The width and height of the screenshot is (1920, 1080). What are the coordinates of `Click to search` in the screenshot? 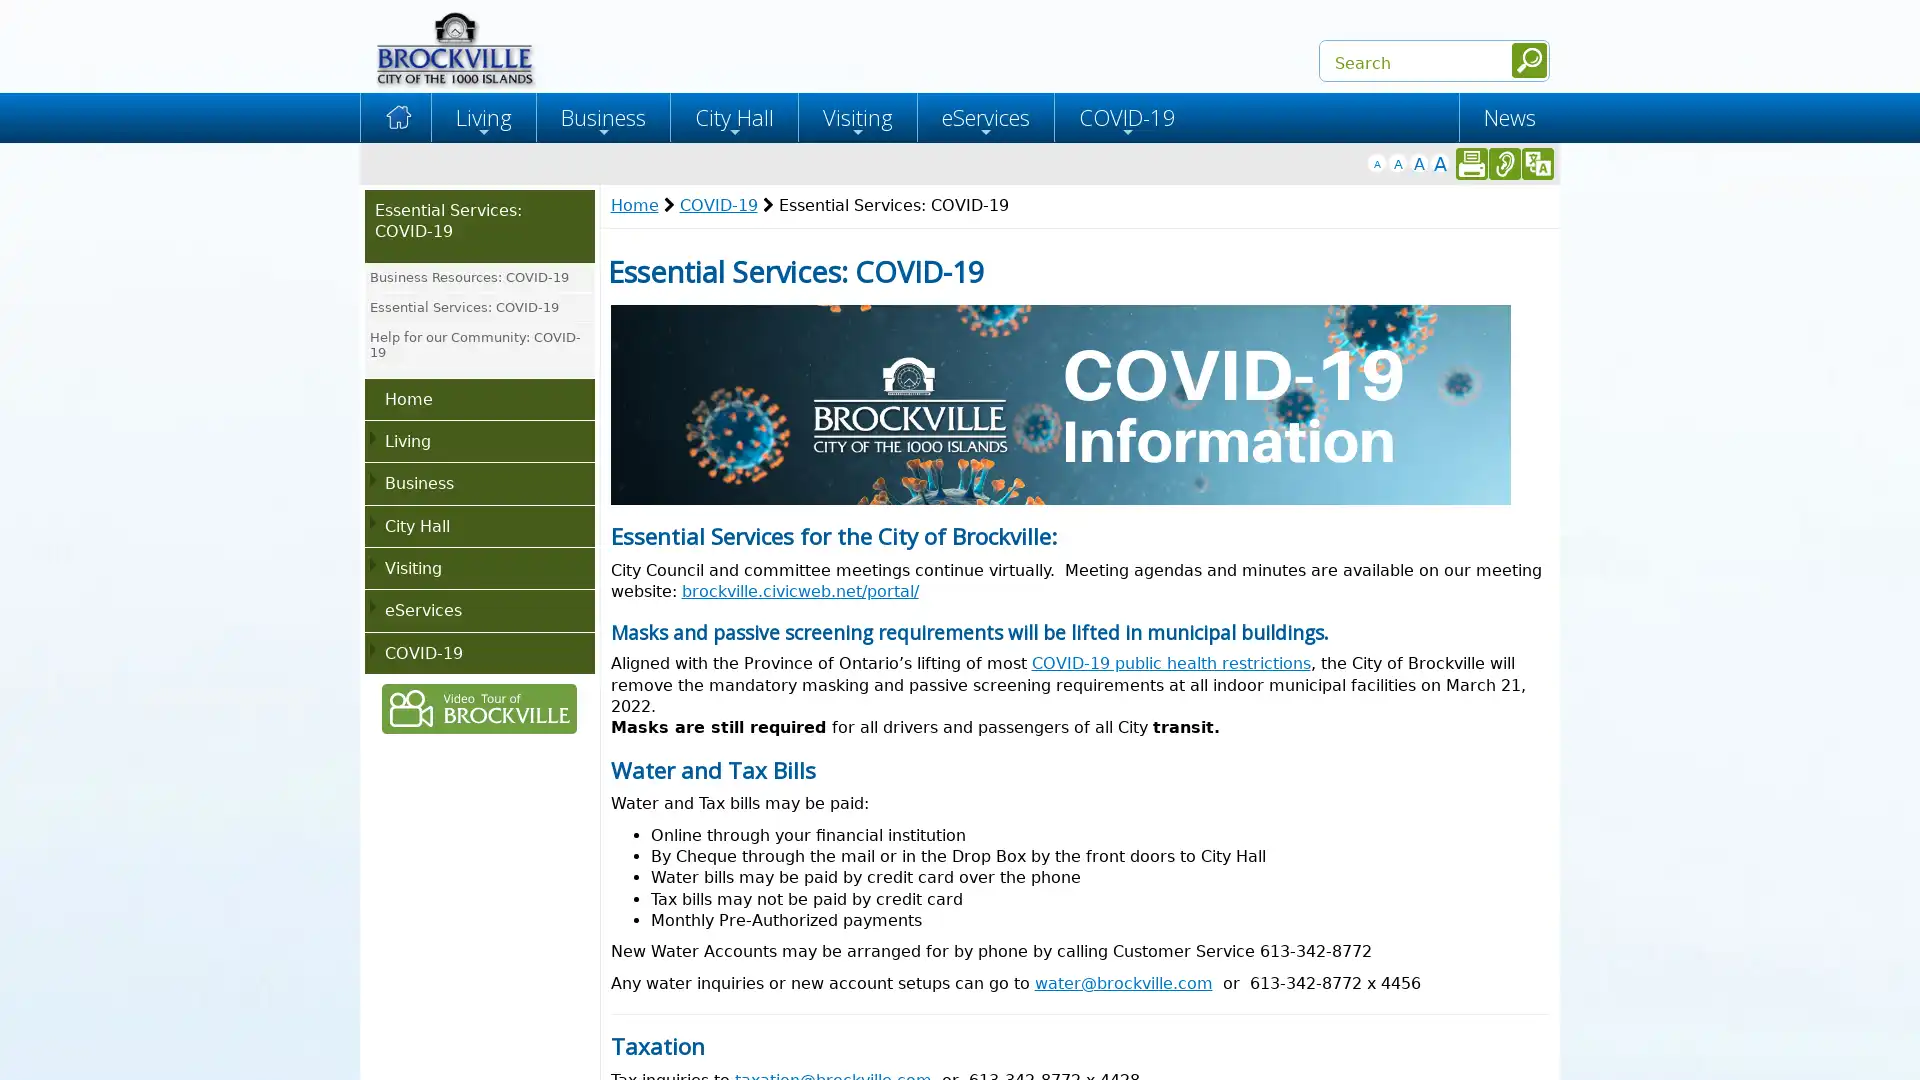 It's located at (1528, 59).